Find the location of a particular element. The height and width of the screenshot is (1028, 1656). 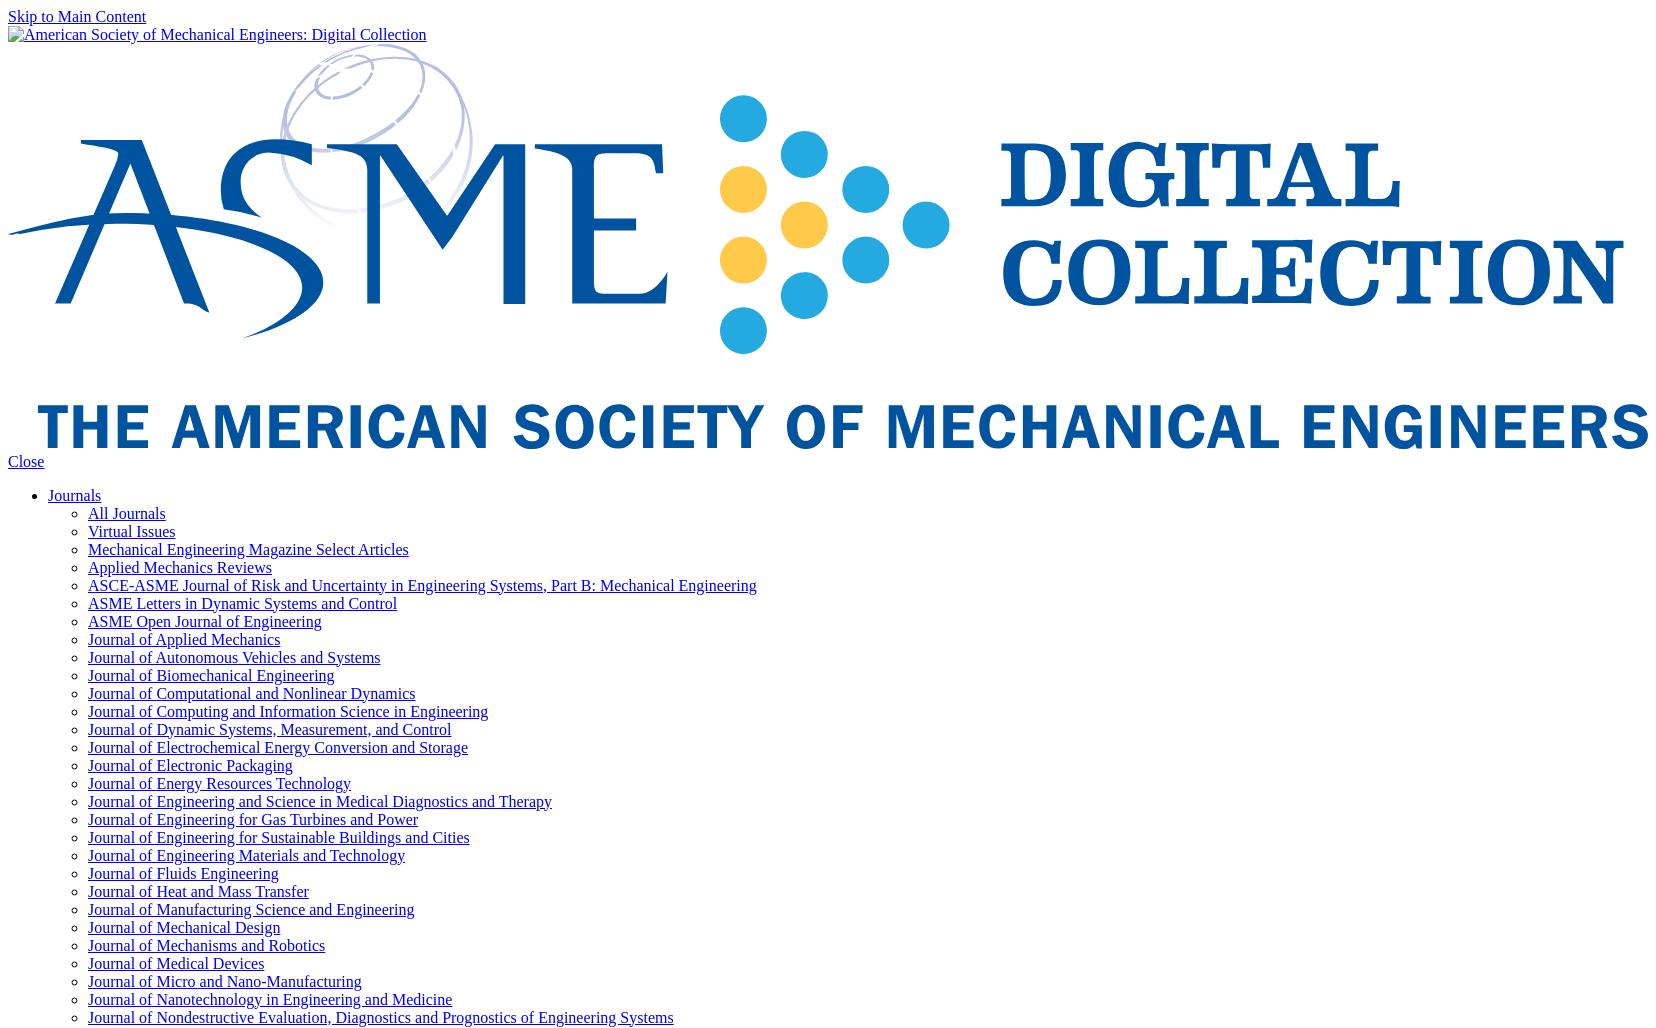

'Journal of Computational and Nonlinear Dynamics' is located at coordinates (251, 692).